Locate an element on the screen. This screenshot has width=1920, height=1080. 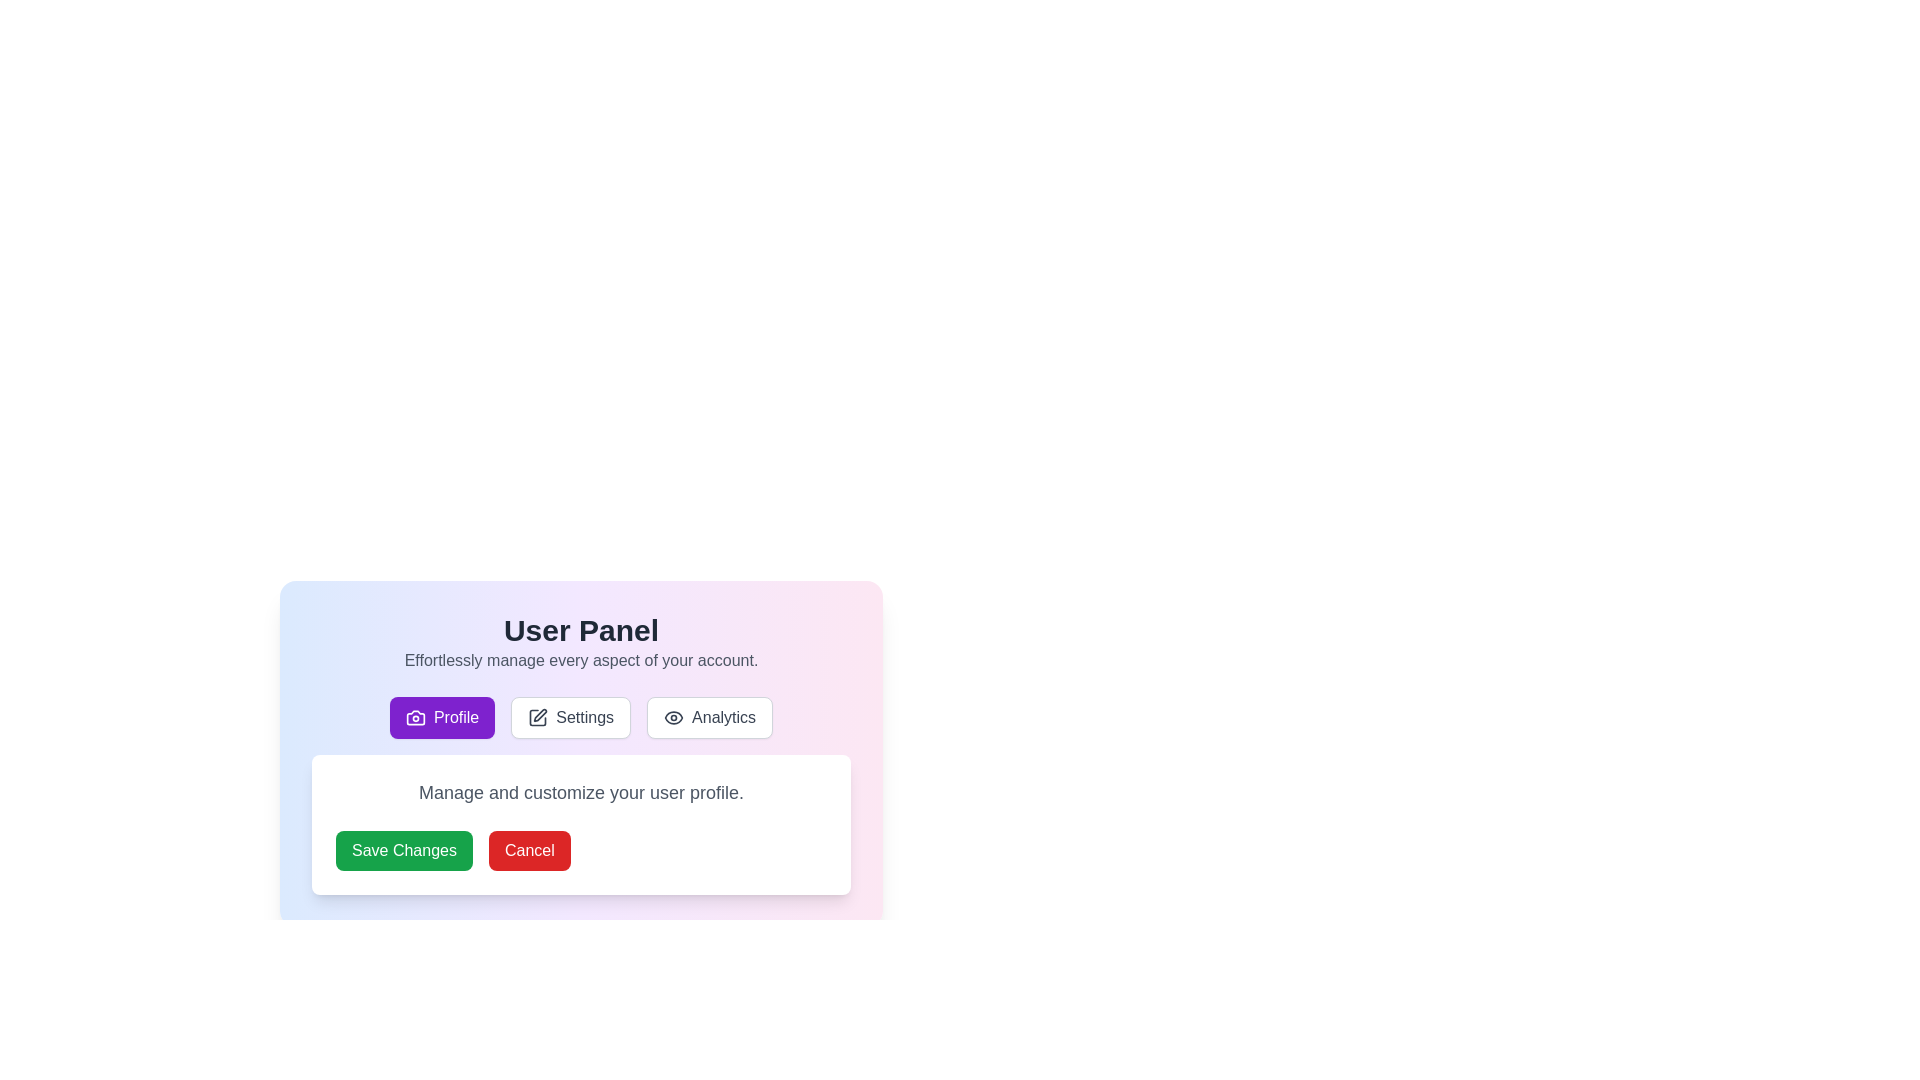
the tab labeled Profile to read its descriptive text is located at coordinates (440, 716).